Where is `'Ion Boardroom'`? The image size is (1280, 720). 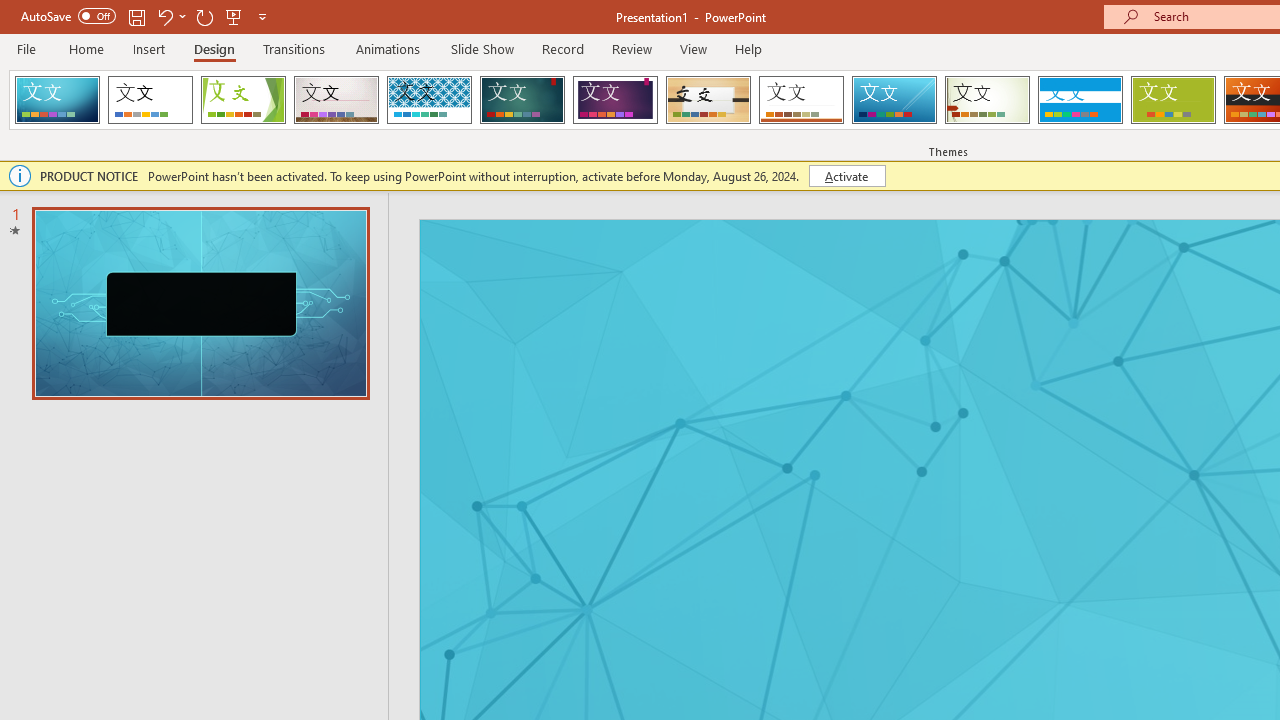 'Ion Boardroom' is located at coordinates (614, 100).